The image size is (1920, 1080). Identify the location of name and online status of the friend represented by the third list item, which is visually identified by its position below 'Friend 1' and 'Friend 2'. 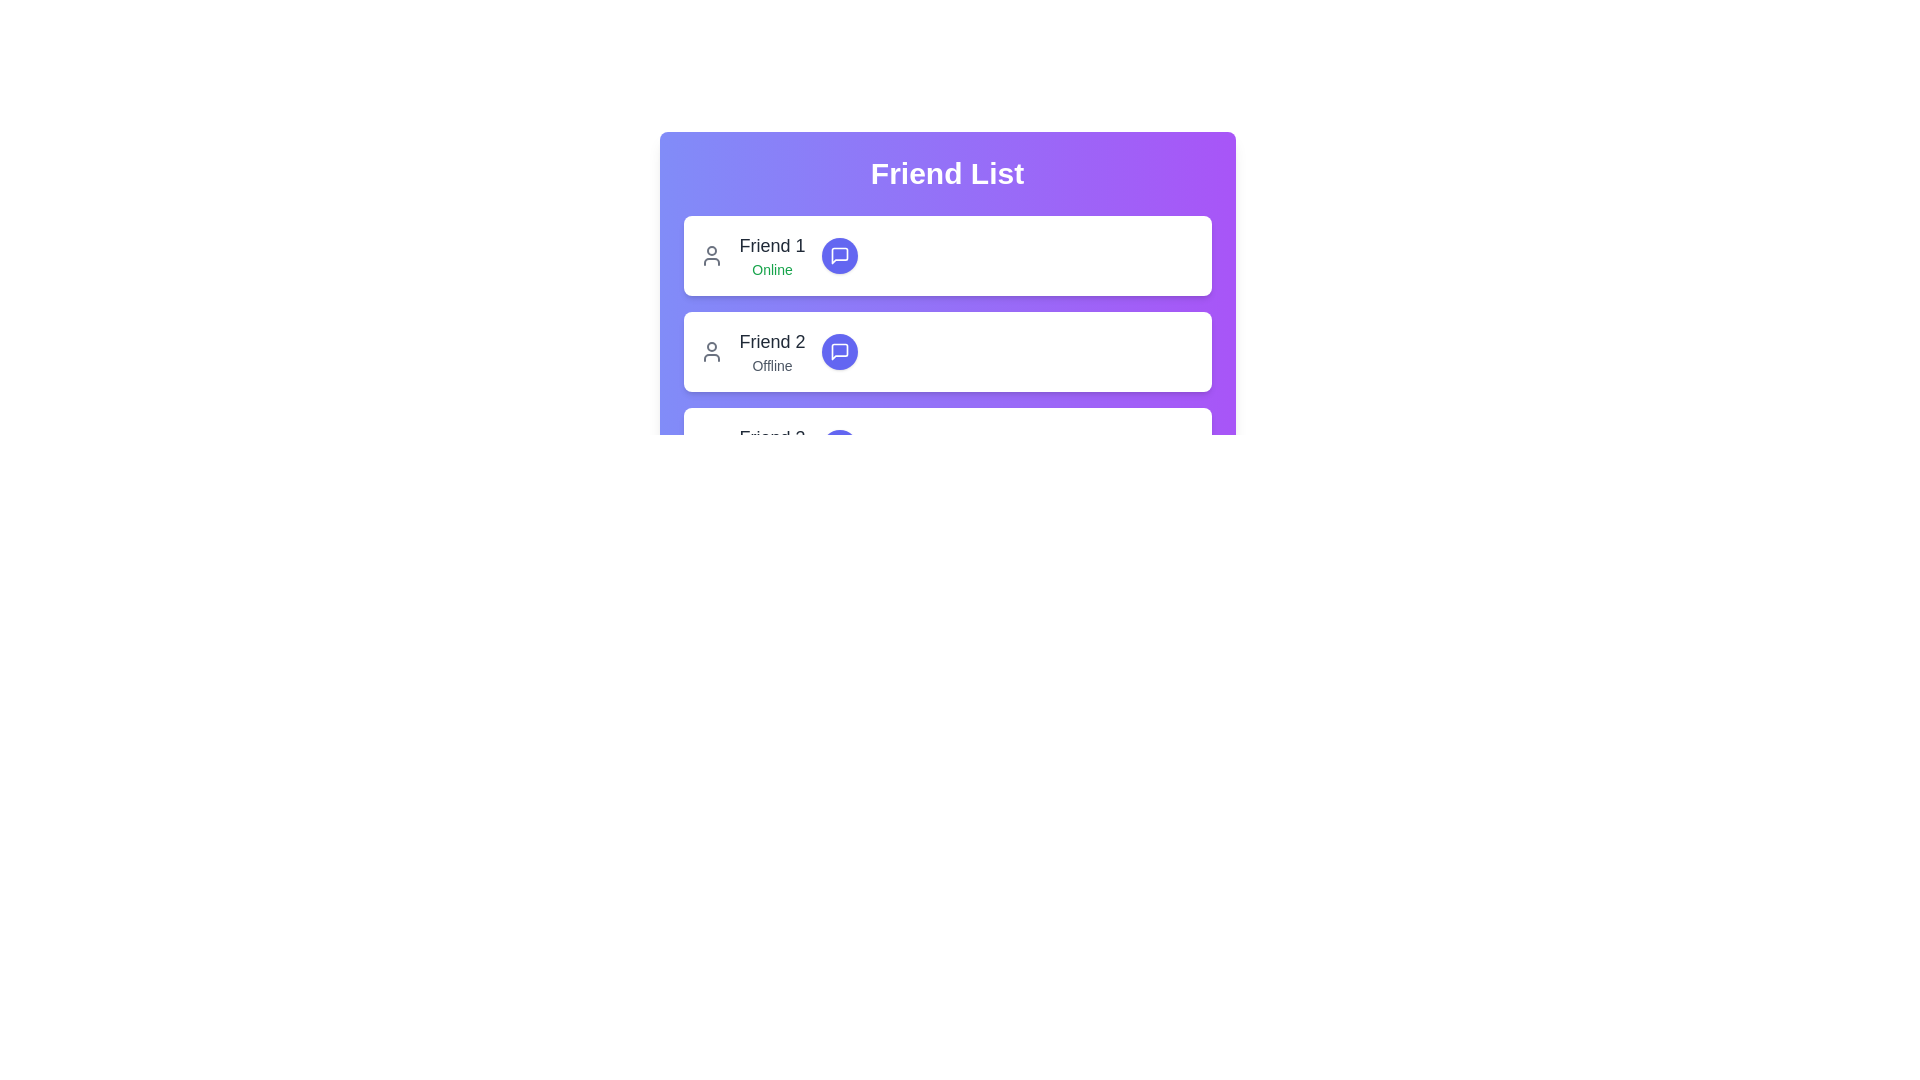
(946, 446).